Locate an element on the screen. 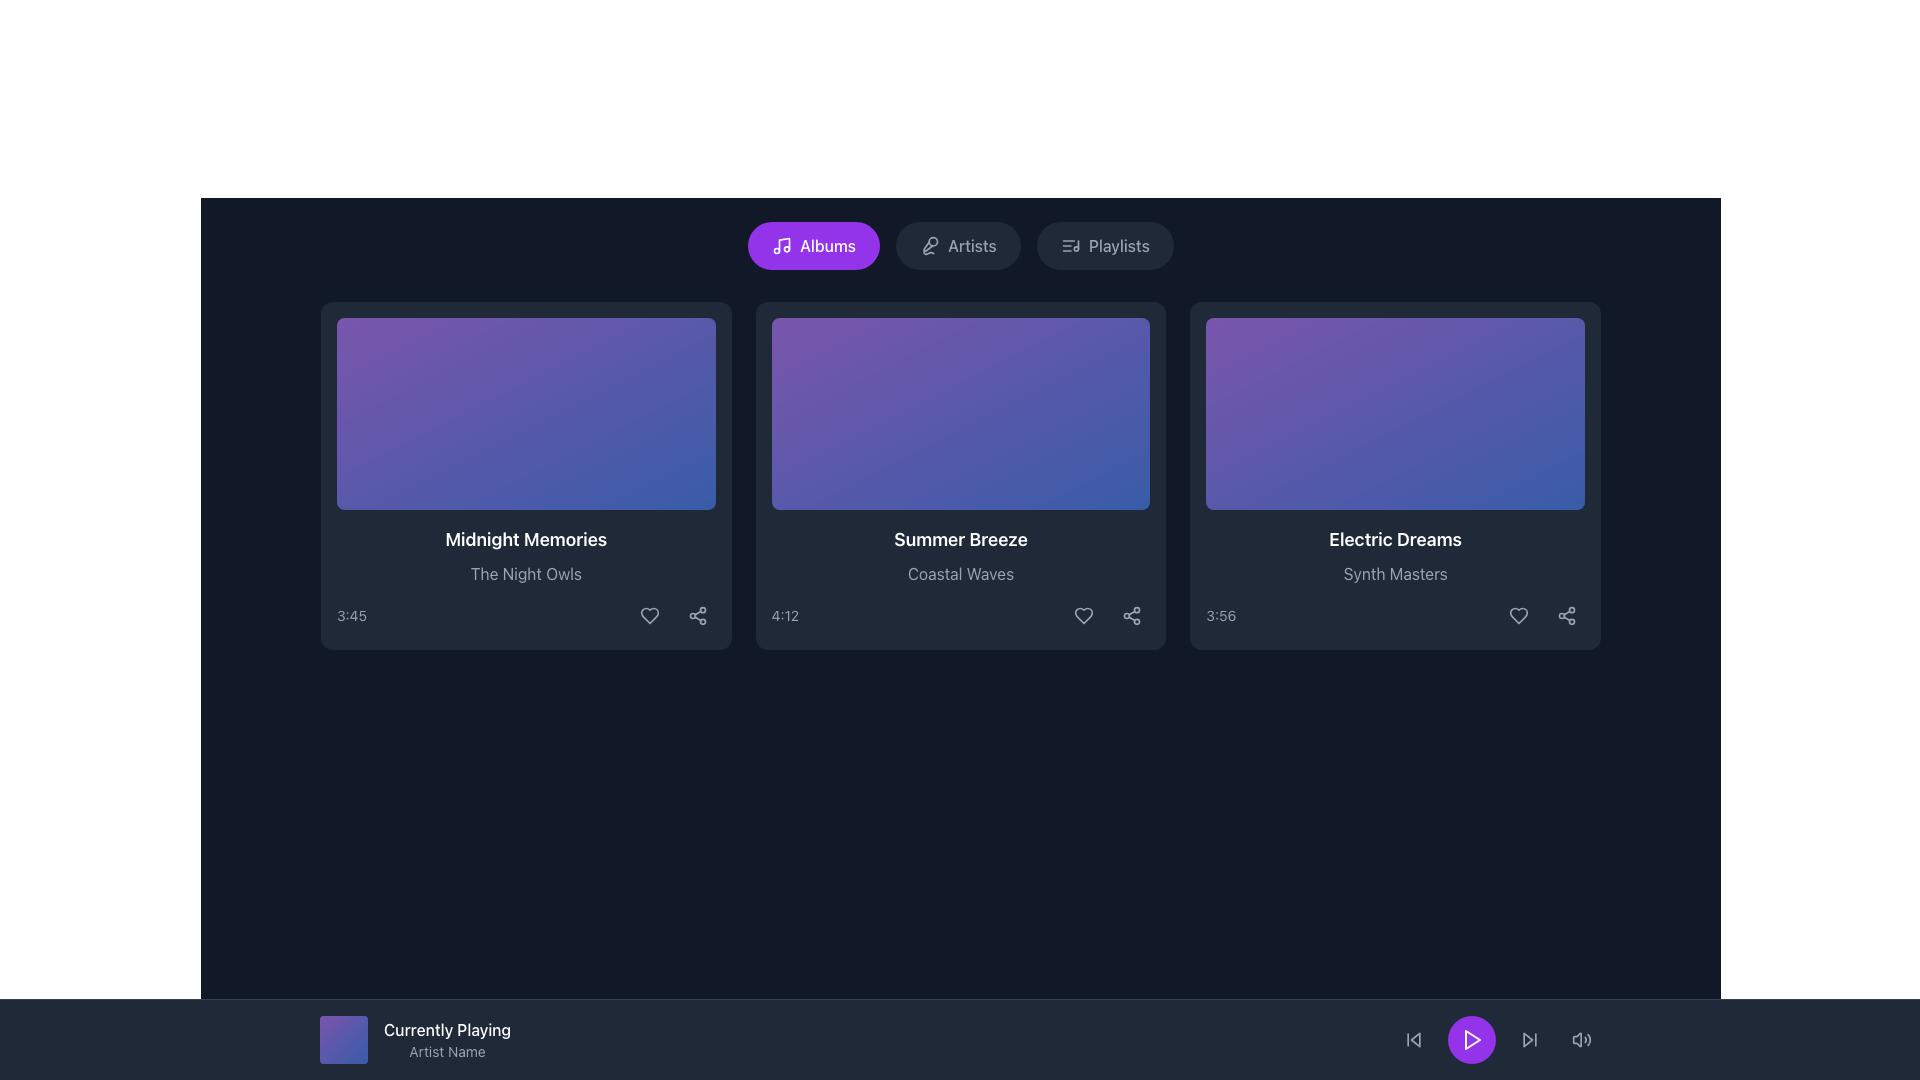 The height and width of the screenshot is (1080, 1920). the static text label displaying the duration of the music track for the album 'Midnight Memories', located at the bottom-left corner of the card is located at coordinates (351, 615).